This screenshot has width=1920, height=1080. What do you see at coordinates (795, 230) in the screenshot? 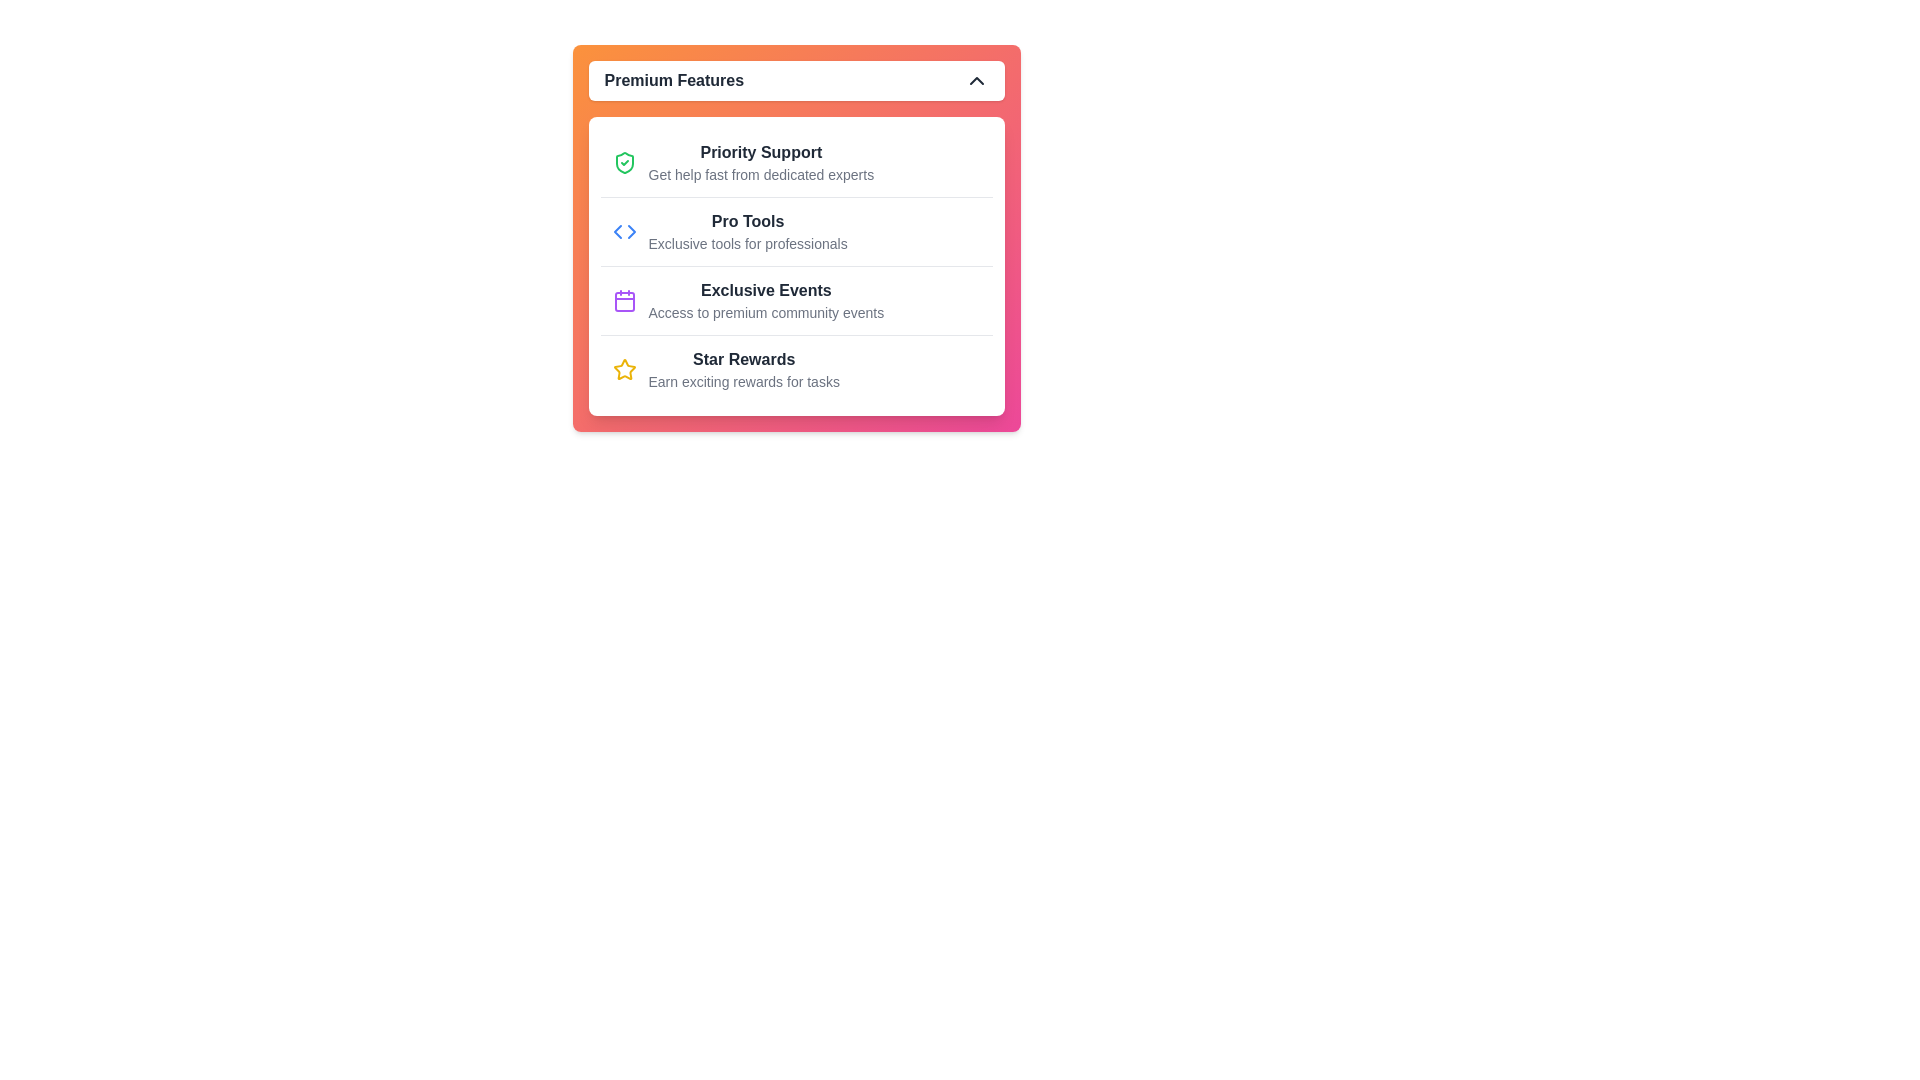
I see `the second list item titled 'Pro Tools' with coding brackets icon in the 'Premium Features' card` at bounding box center [795, 230].